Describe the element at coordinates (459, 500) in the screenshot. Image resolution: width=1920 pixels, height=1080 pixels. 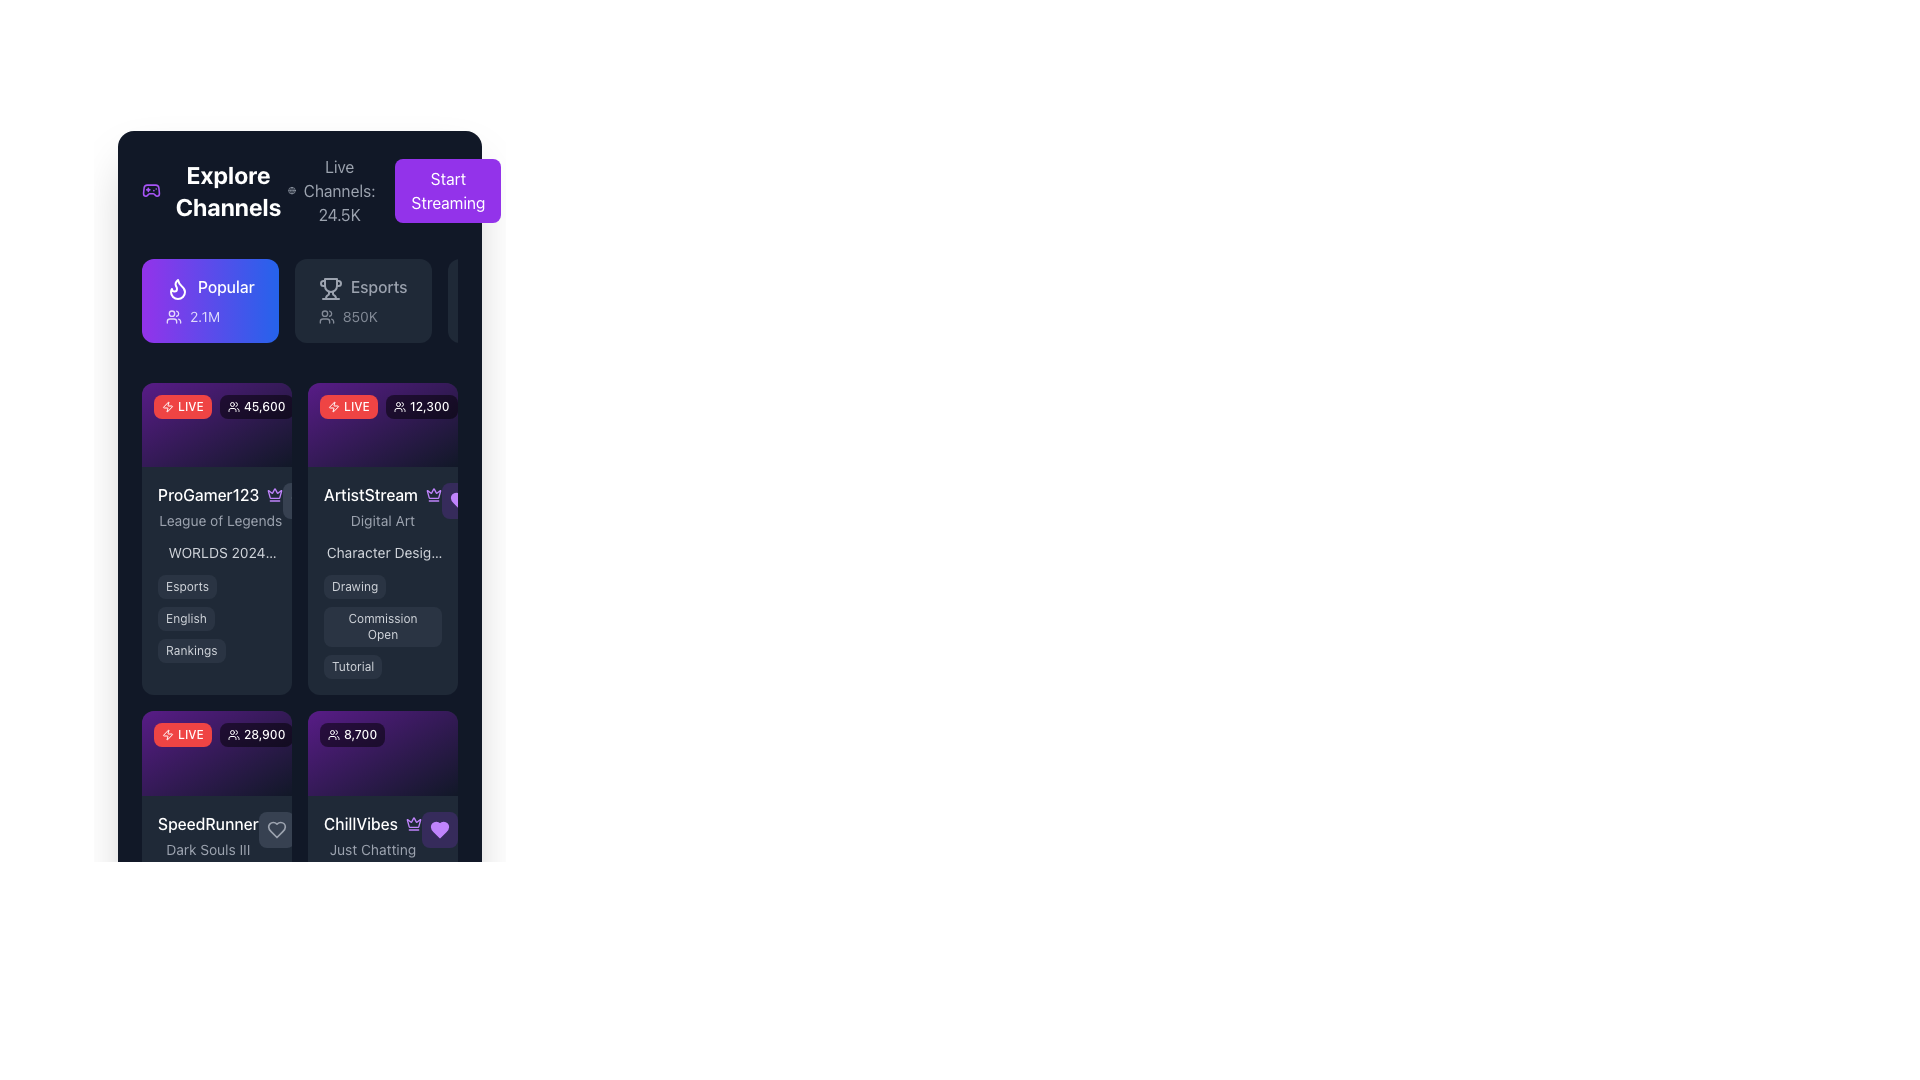
I see `the button in the 'ArtistStream' card located at the top-right corner of the 'Digital Art' category` at that location.